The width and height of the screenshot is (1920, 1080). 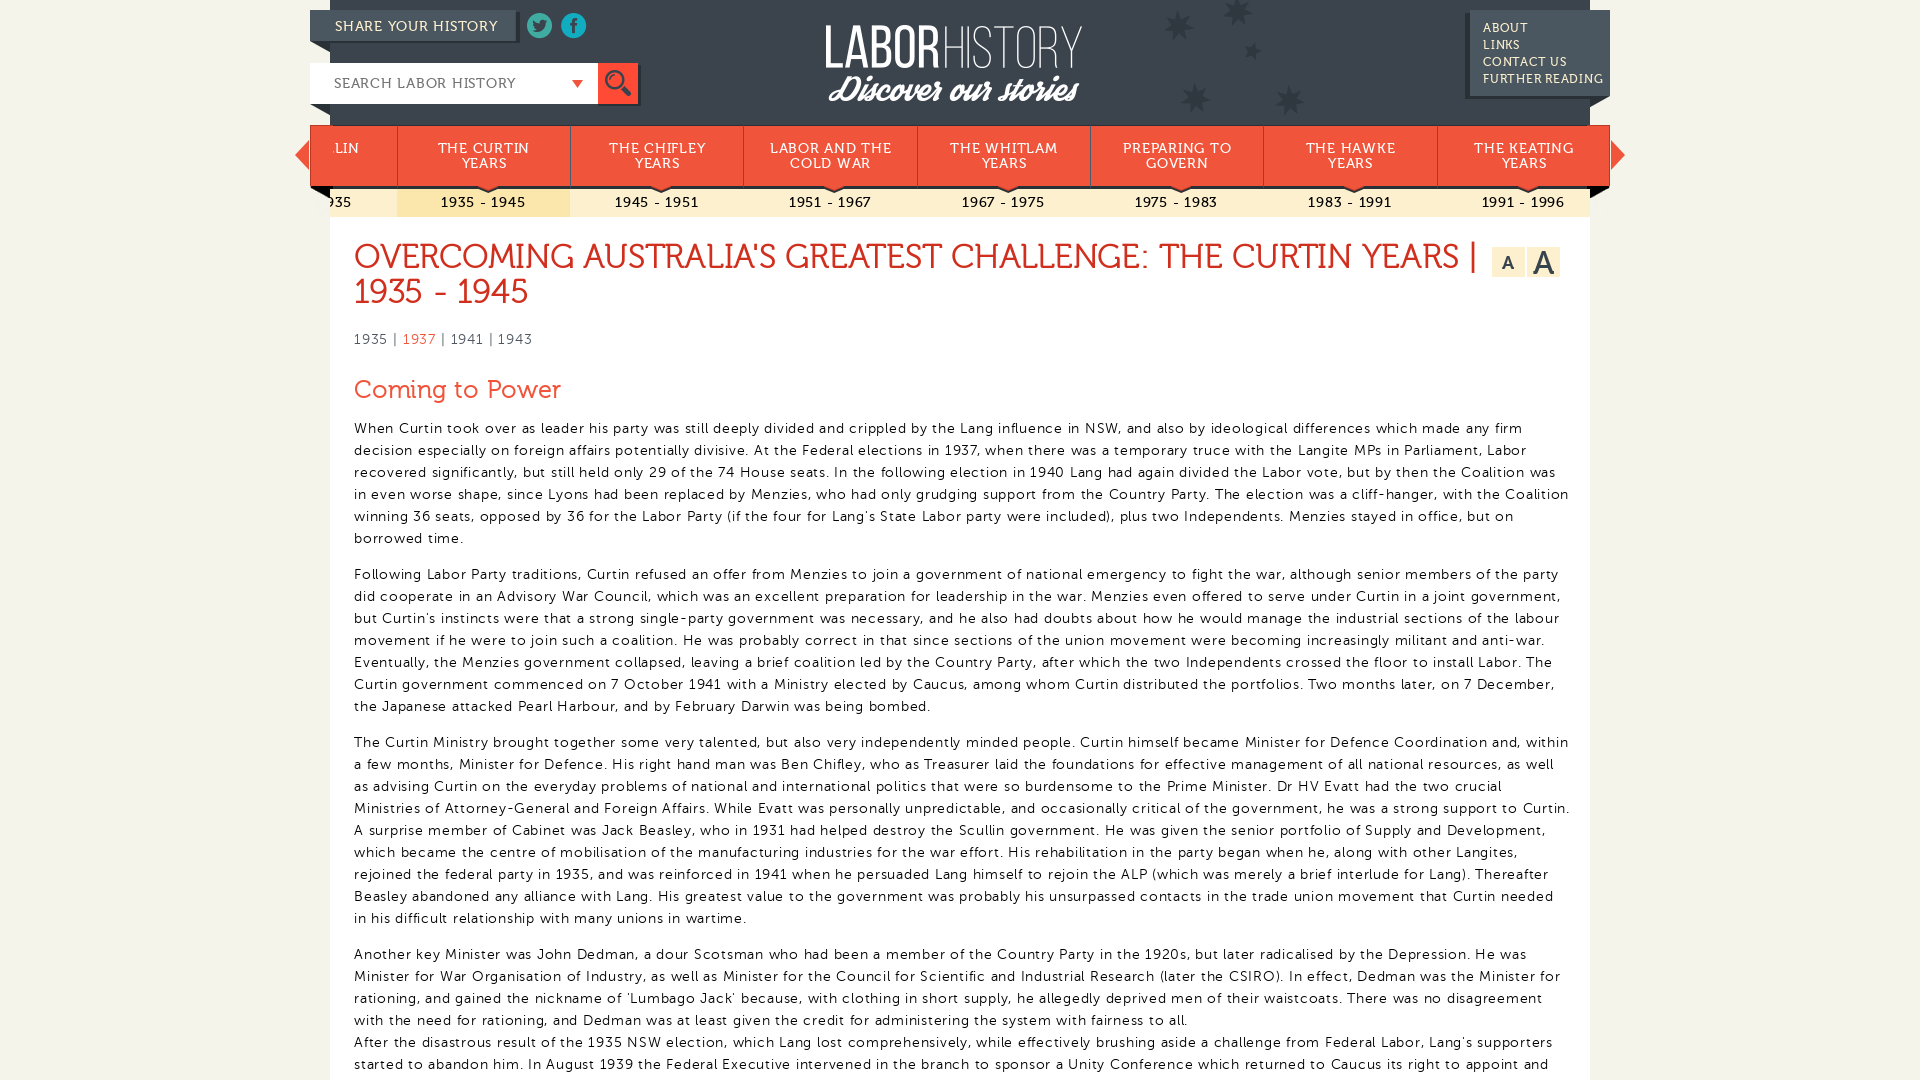 I want to click on '1975 - 1983', so click(x=1176, y=202).